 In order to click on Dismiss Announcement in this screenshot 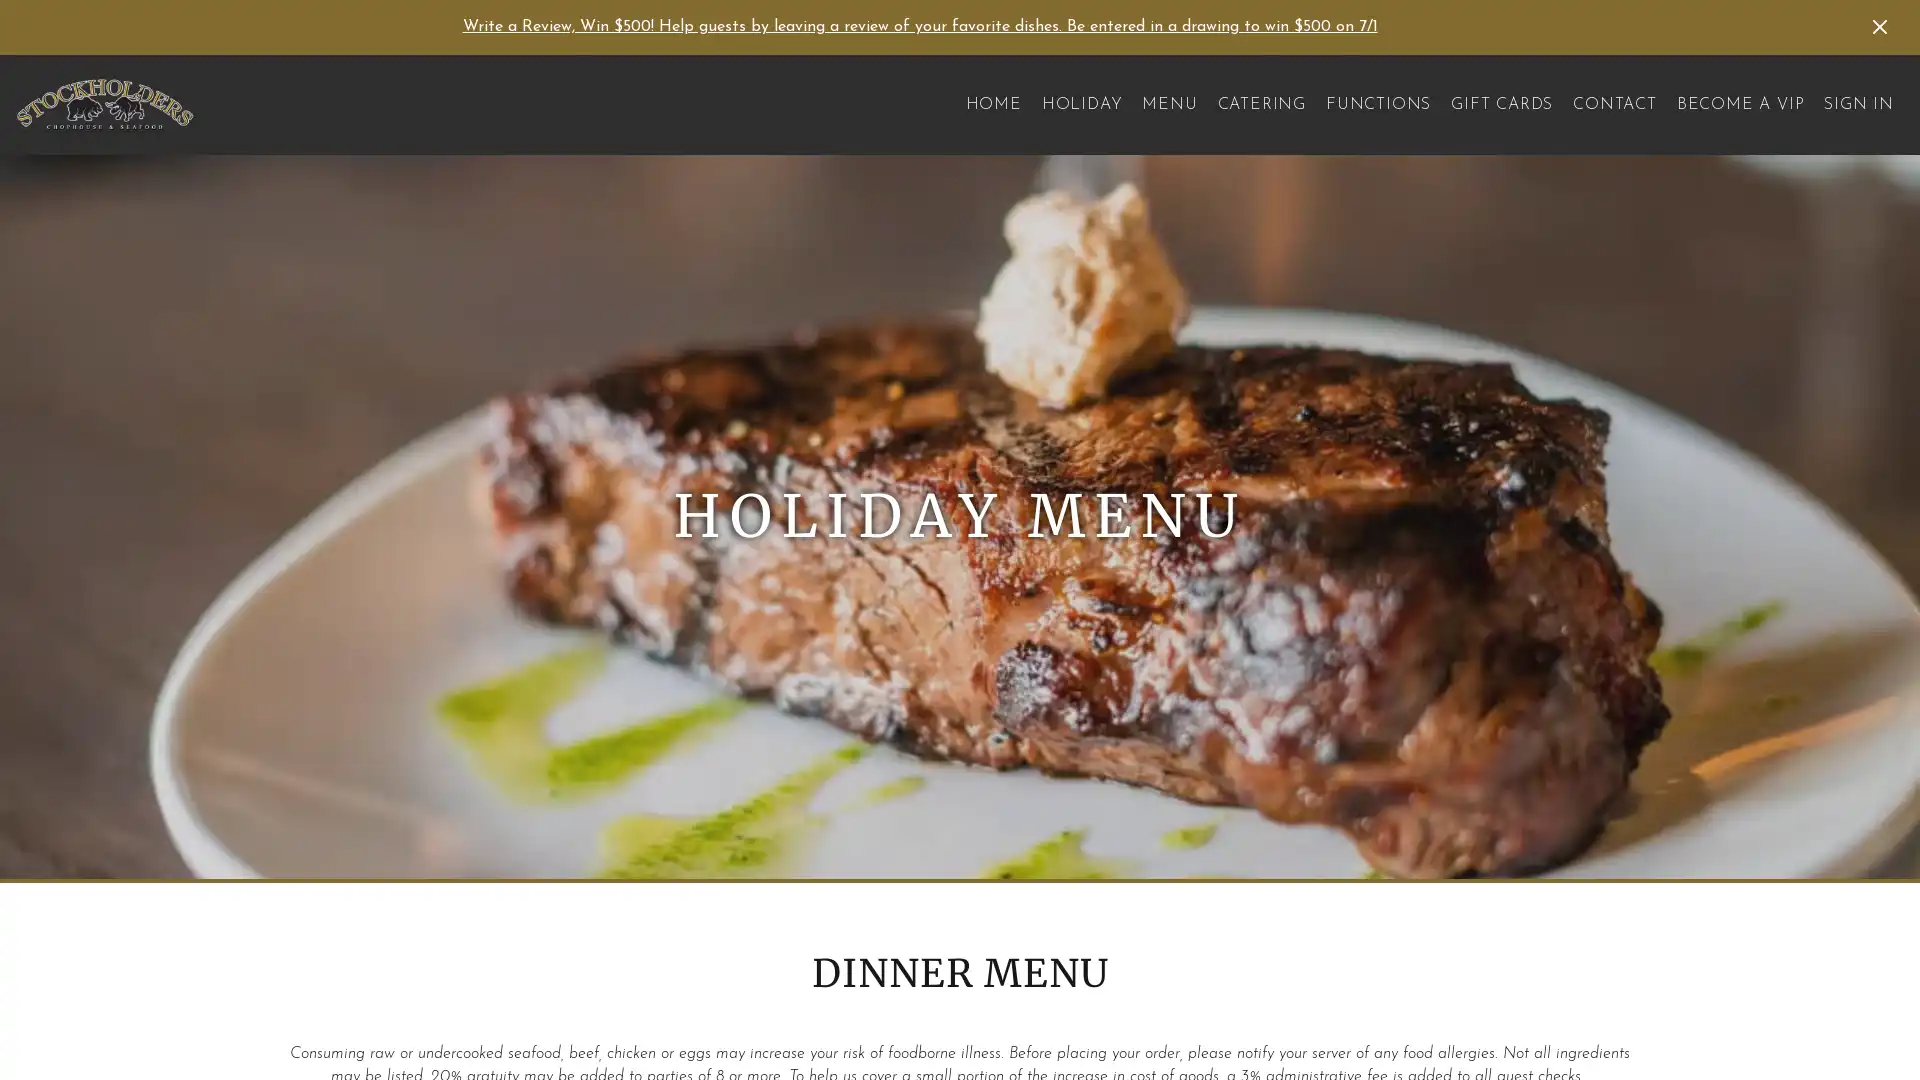, I will do `click(1879, 27)`.